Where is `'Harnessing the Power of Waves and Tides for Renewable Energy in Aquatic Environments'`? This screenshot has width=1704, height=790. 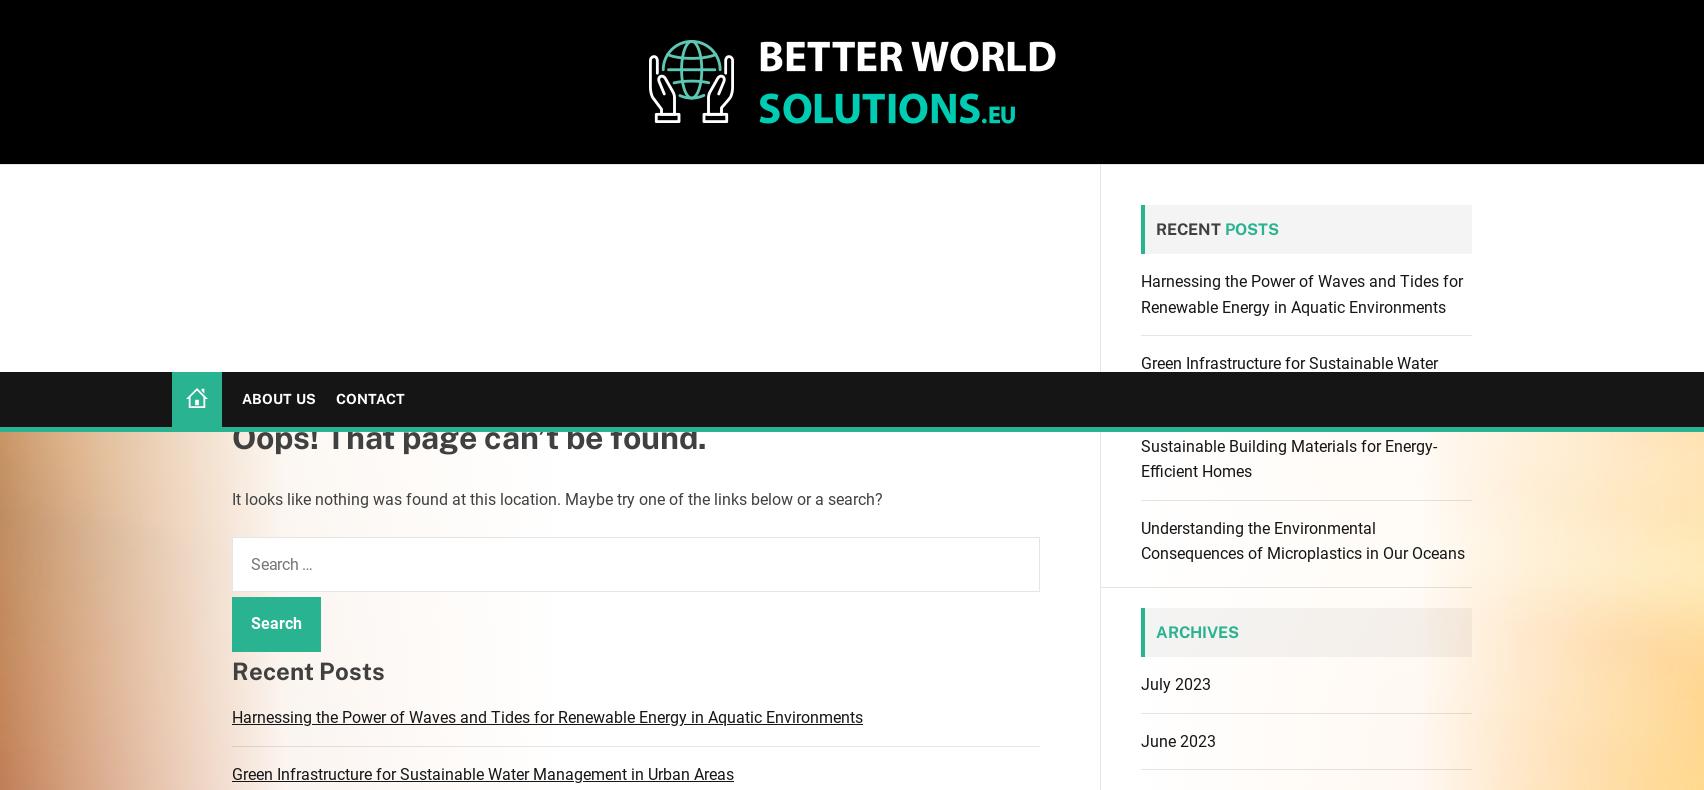 'Harnessing the Power of Waves and Tides for Renewable Energy in Aquatic Environments' is located at coordinates (547, 345).